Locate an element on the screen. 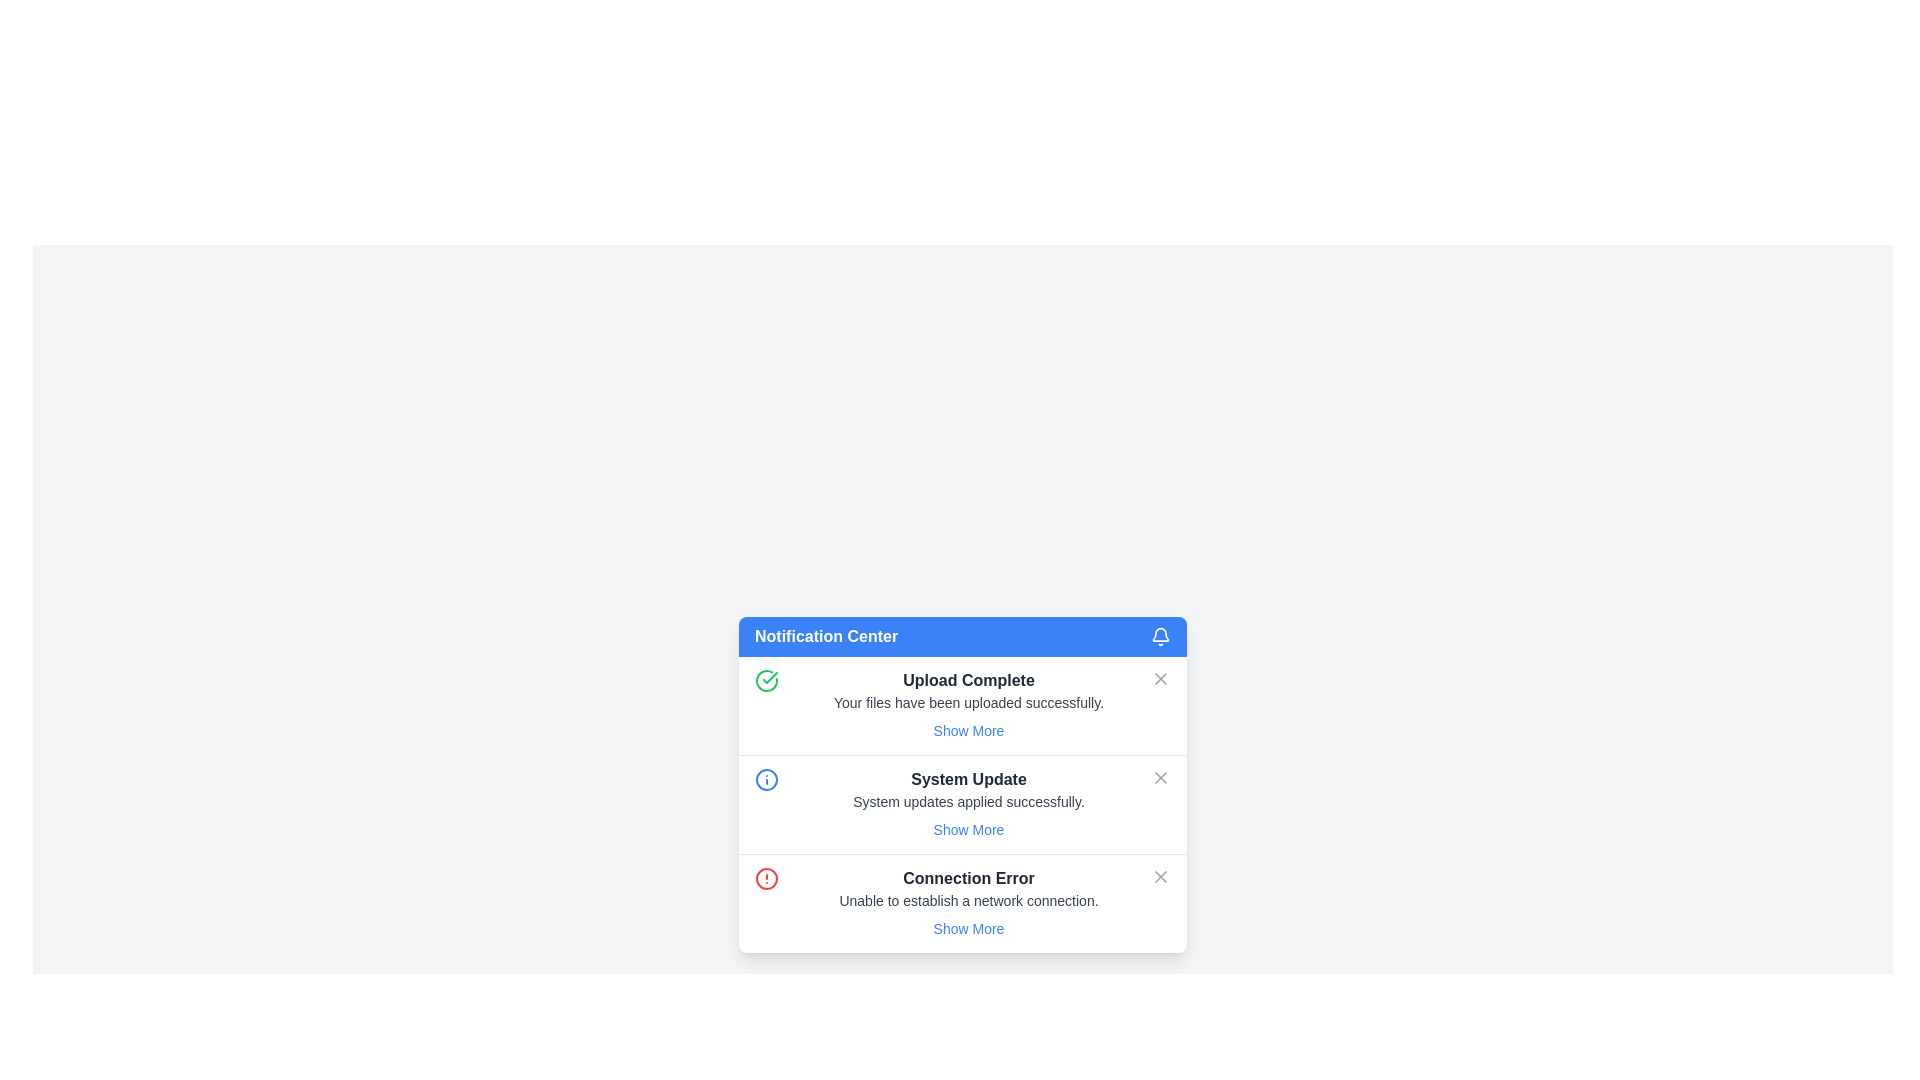 The width and height of the screenshot is (1920, 1080). the green circular icon with a check mark located to the left of the 'Upload Complete' text in the top-left corner of the notification card is located at coordinates (766, 680).